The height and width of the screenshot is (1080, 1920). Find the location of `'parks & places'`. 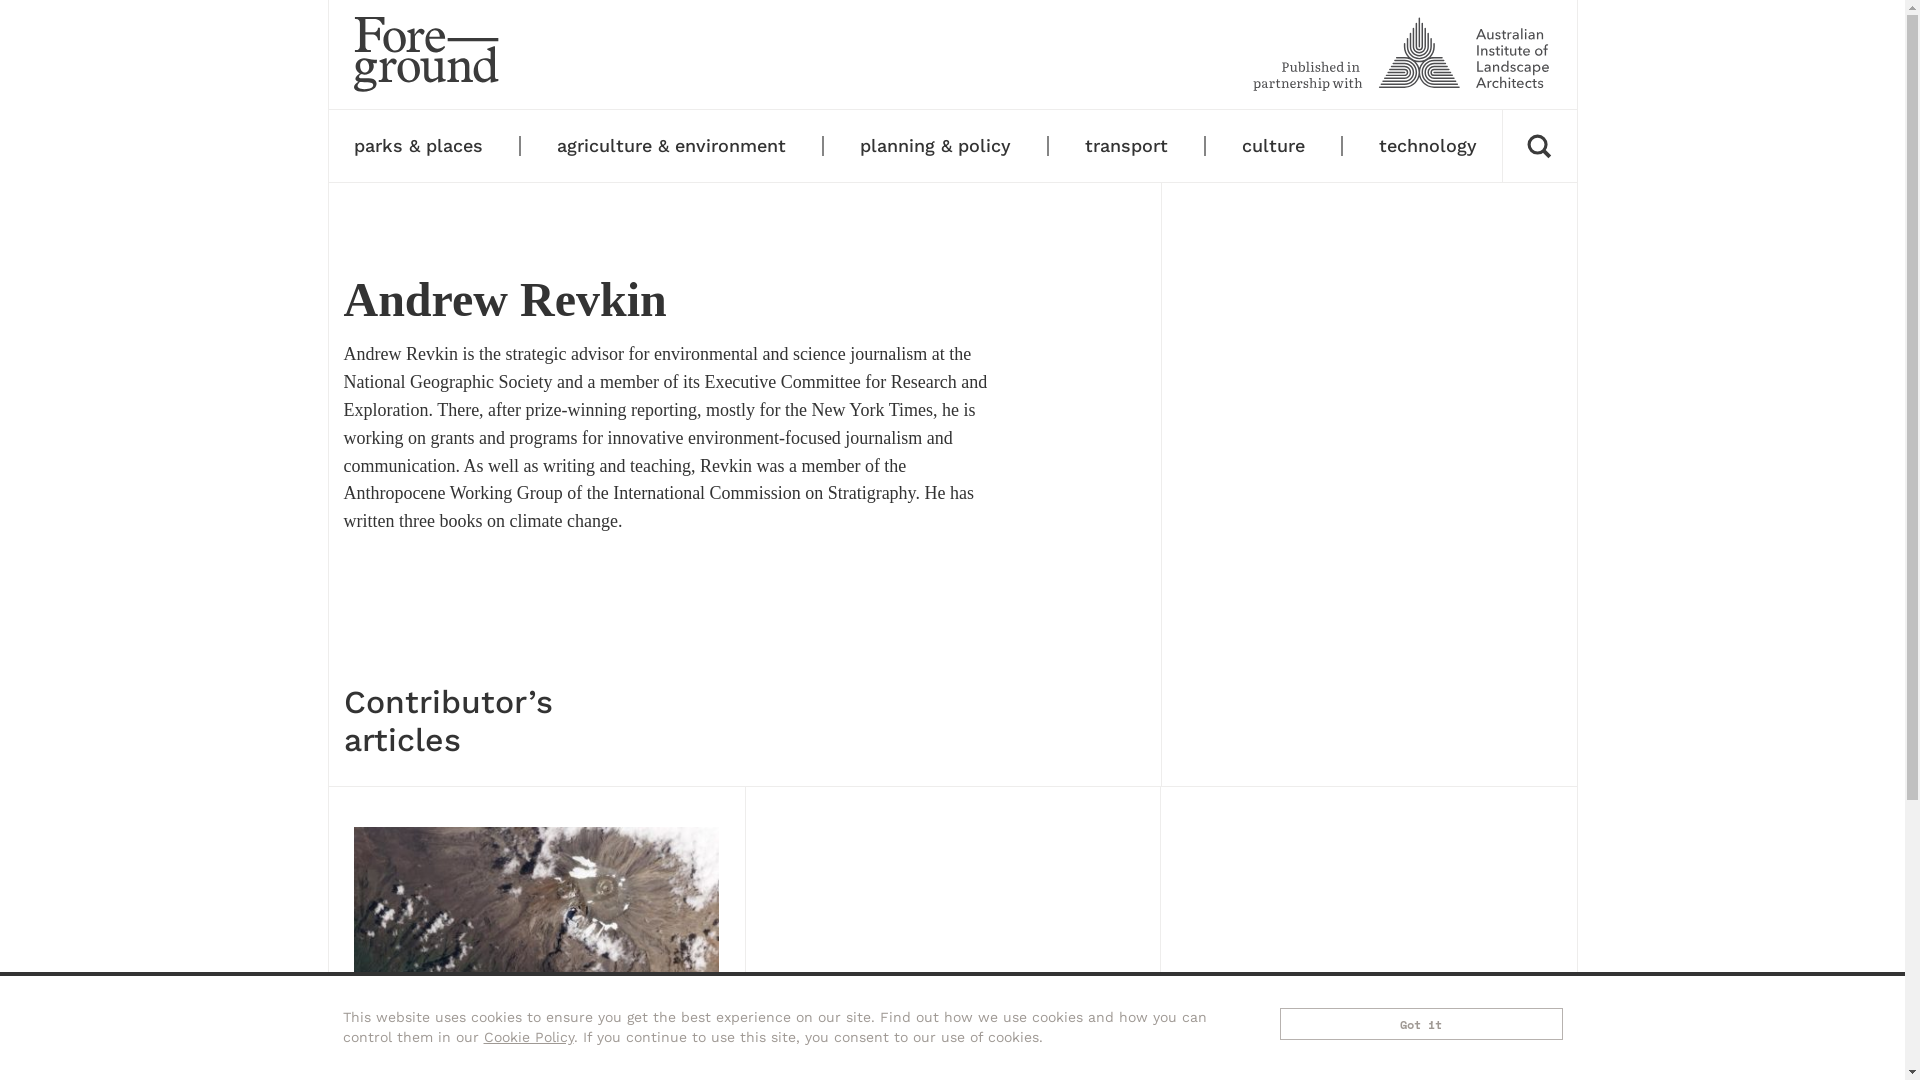

'parks & places' is located at coordinates (417, 145).